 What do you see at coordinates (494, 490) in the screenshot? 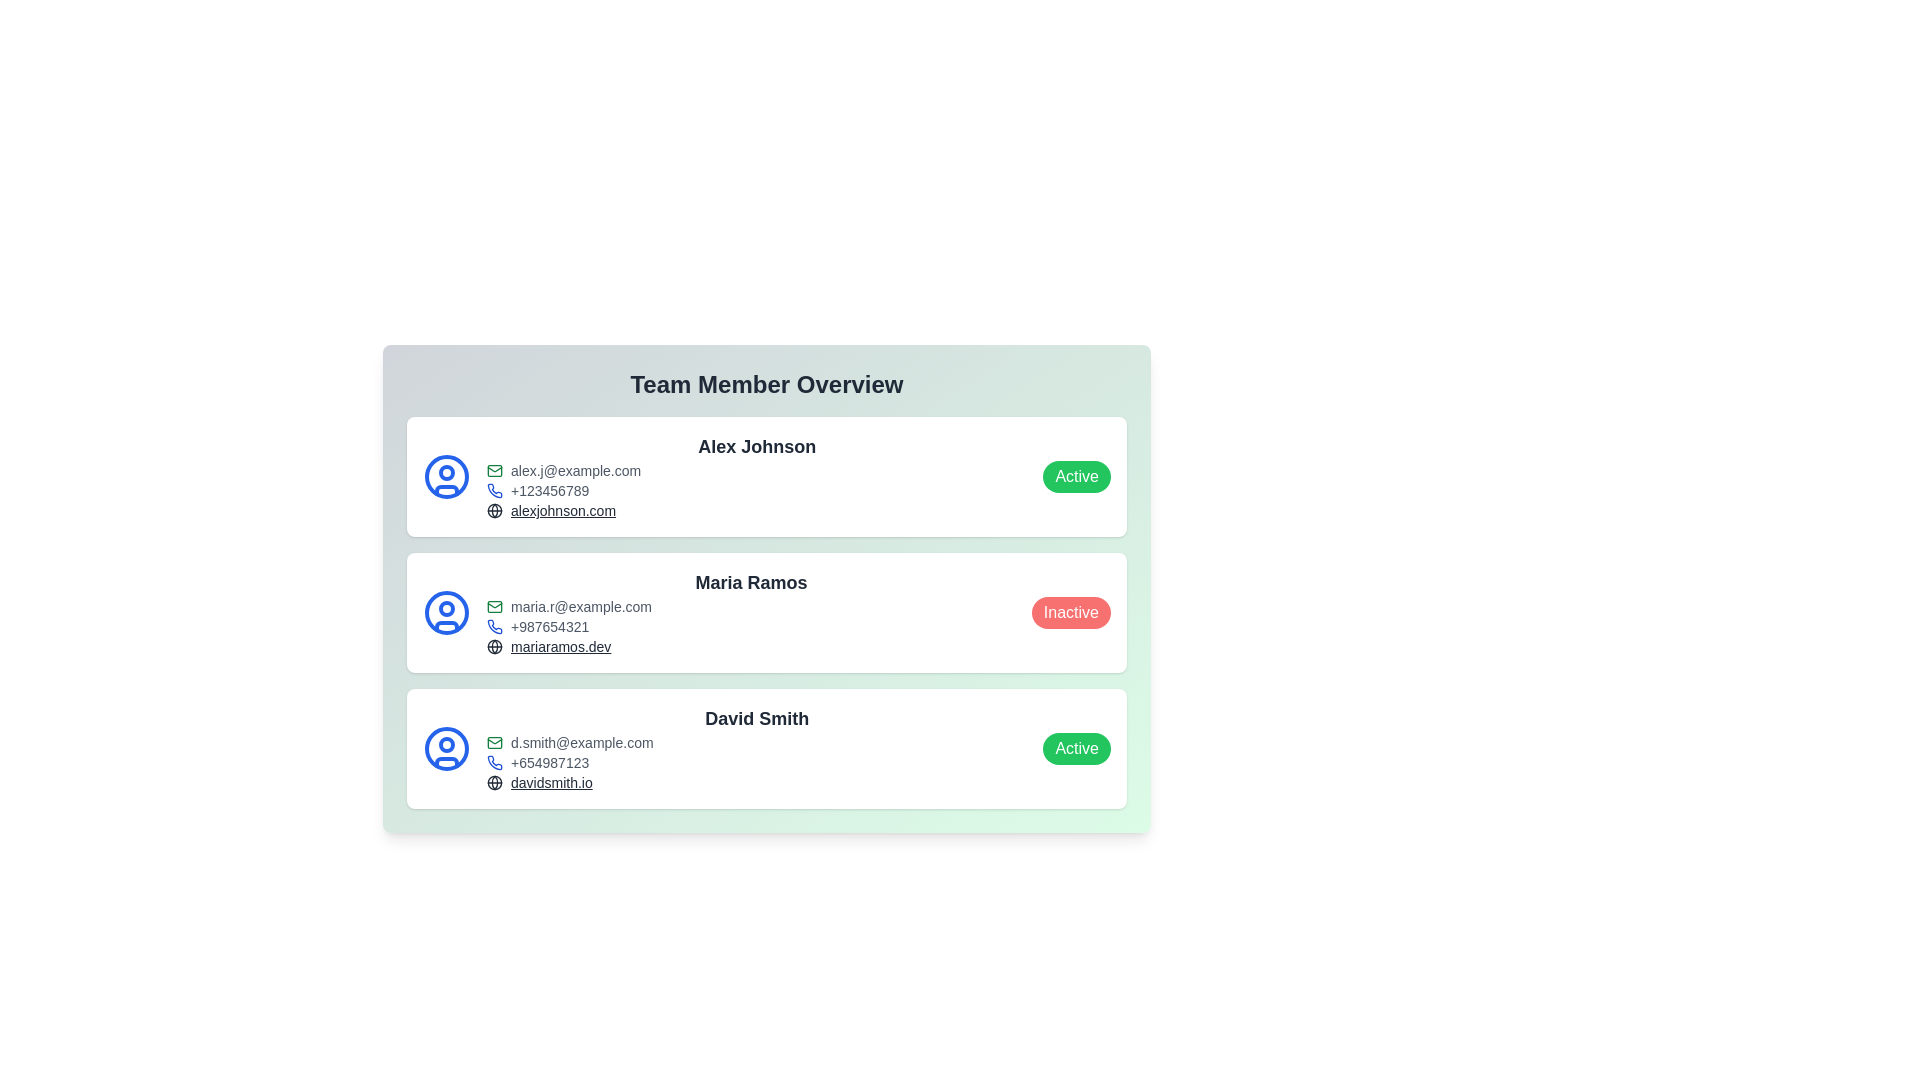
I see `phone icon next to Alex Johnson to initiate a call` at bounding box center [494, 490].